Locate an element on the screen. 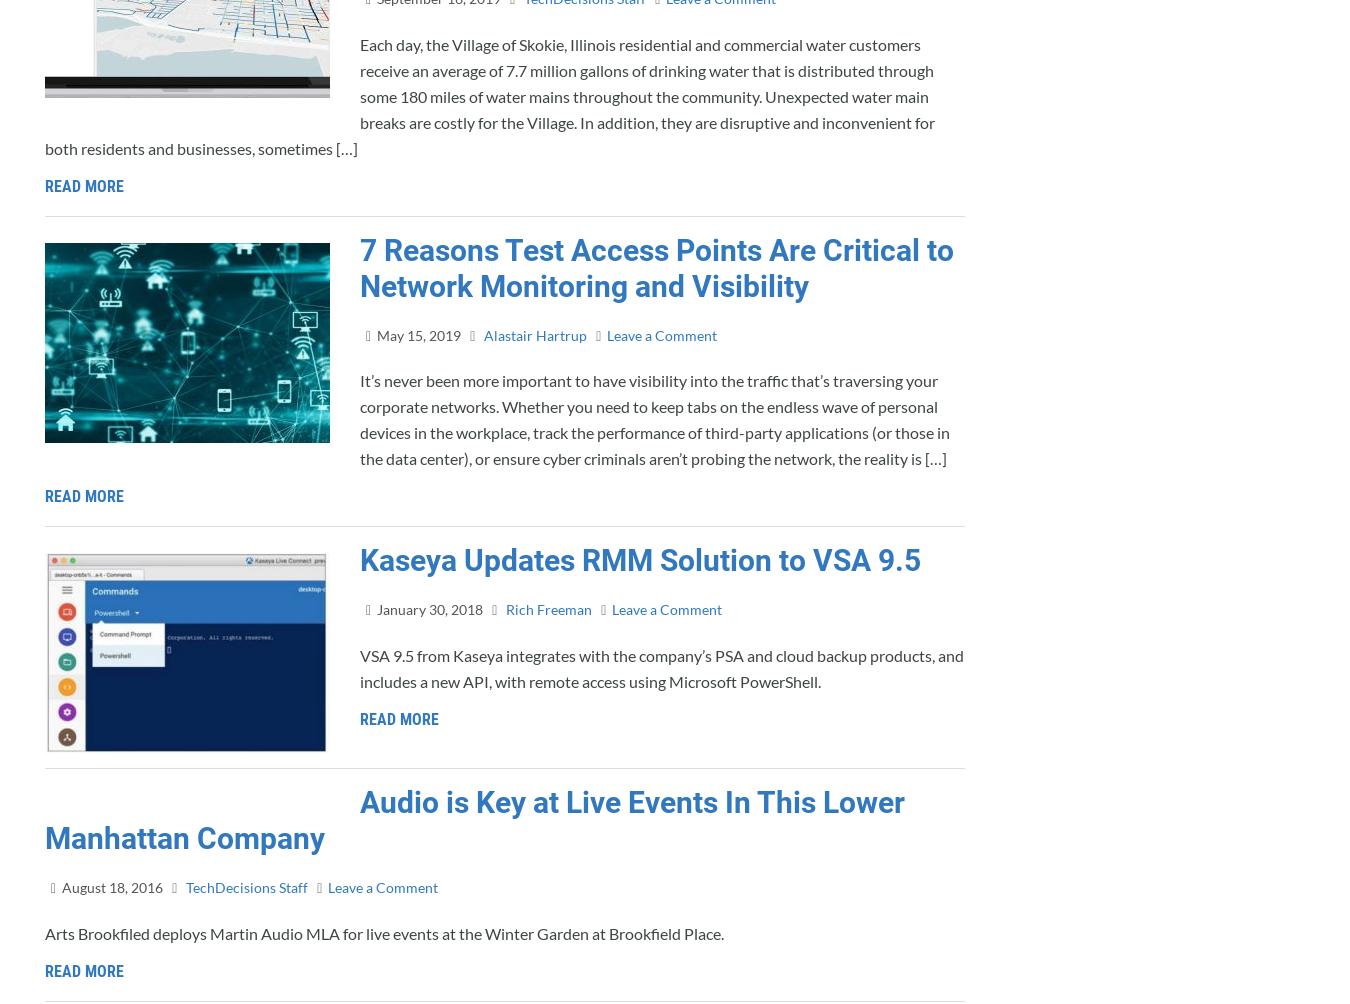 This screenshot has height=1004, width=1350. 'January 30, 2018' is located at coordinates (429, 609).